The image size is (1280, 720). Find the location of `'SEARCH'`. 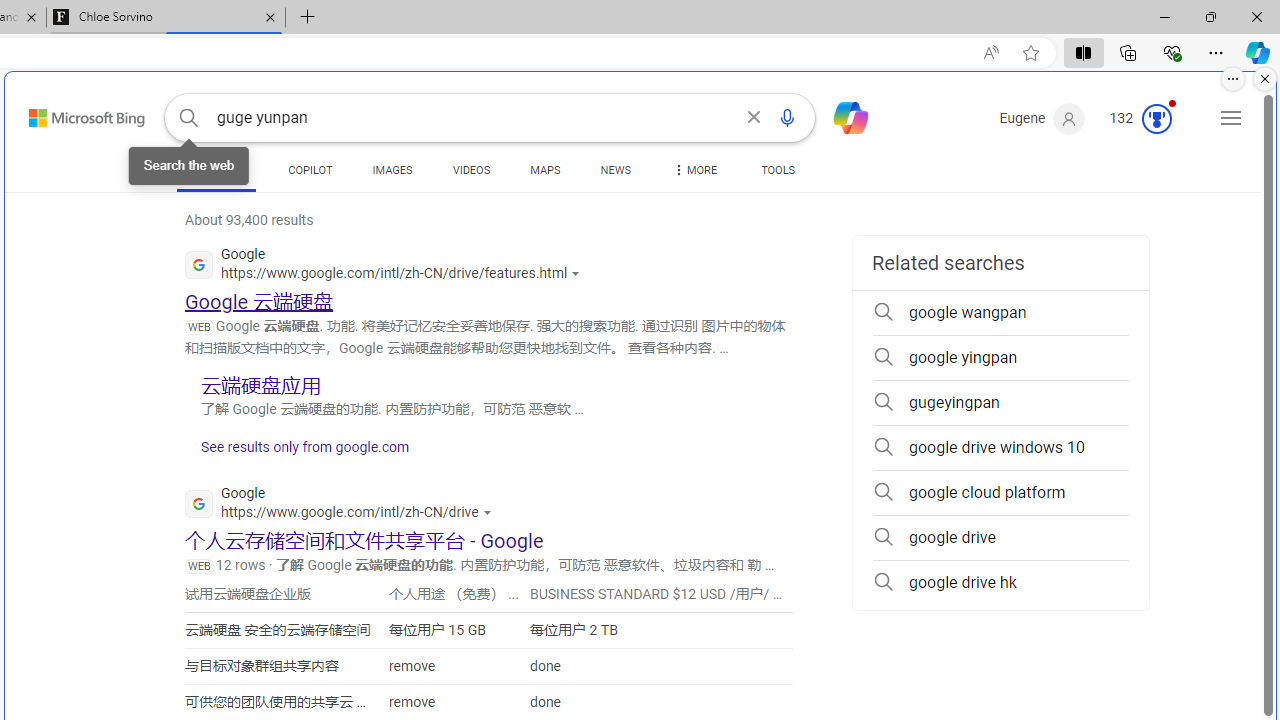

'SEARCH' is located at coordinates (216, 169).